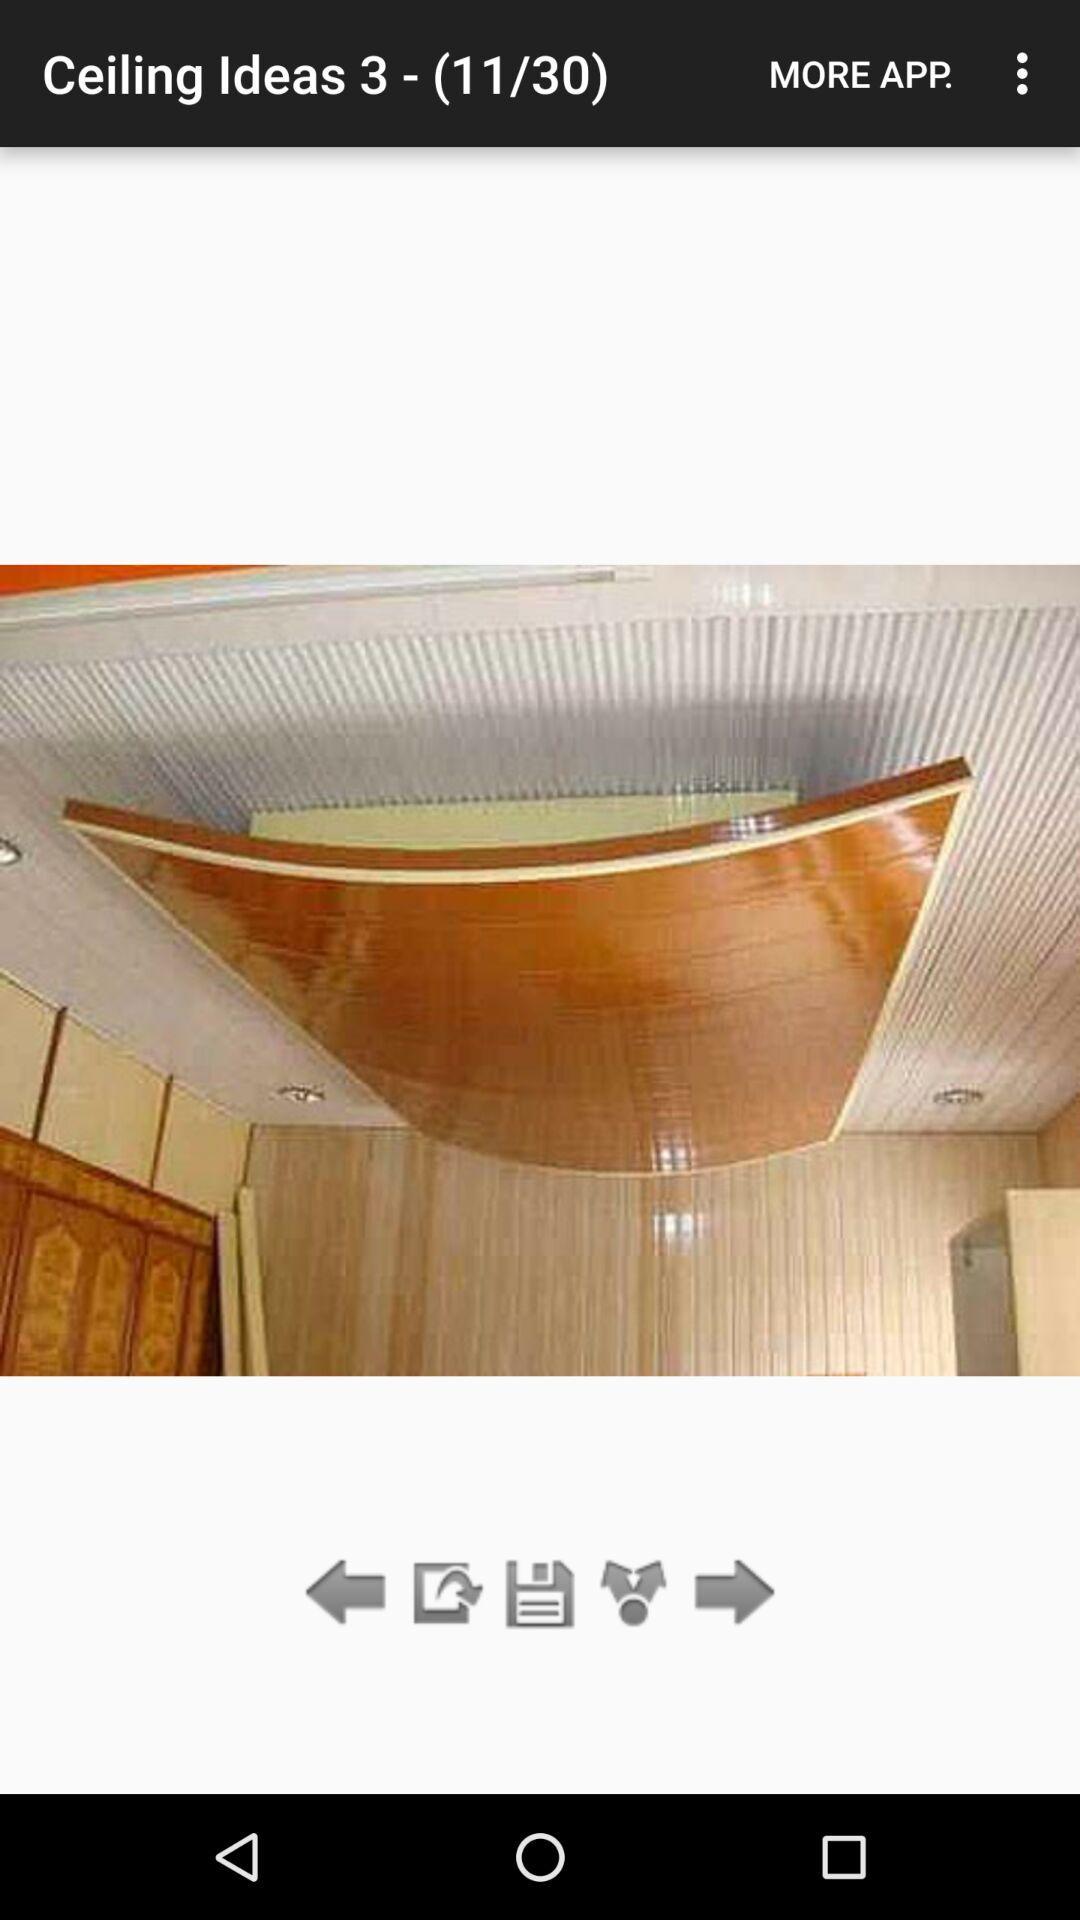 The width and height of the screenshot is (1080, 1920). What do you see at coordinates (444, 1593) in the screenshot?
I see `the item below ceiling ideas 3 app` at bounding box center [444, 1593].